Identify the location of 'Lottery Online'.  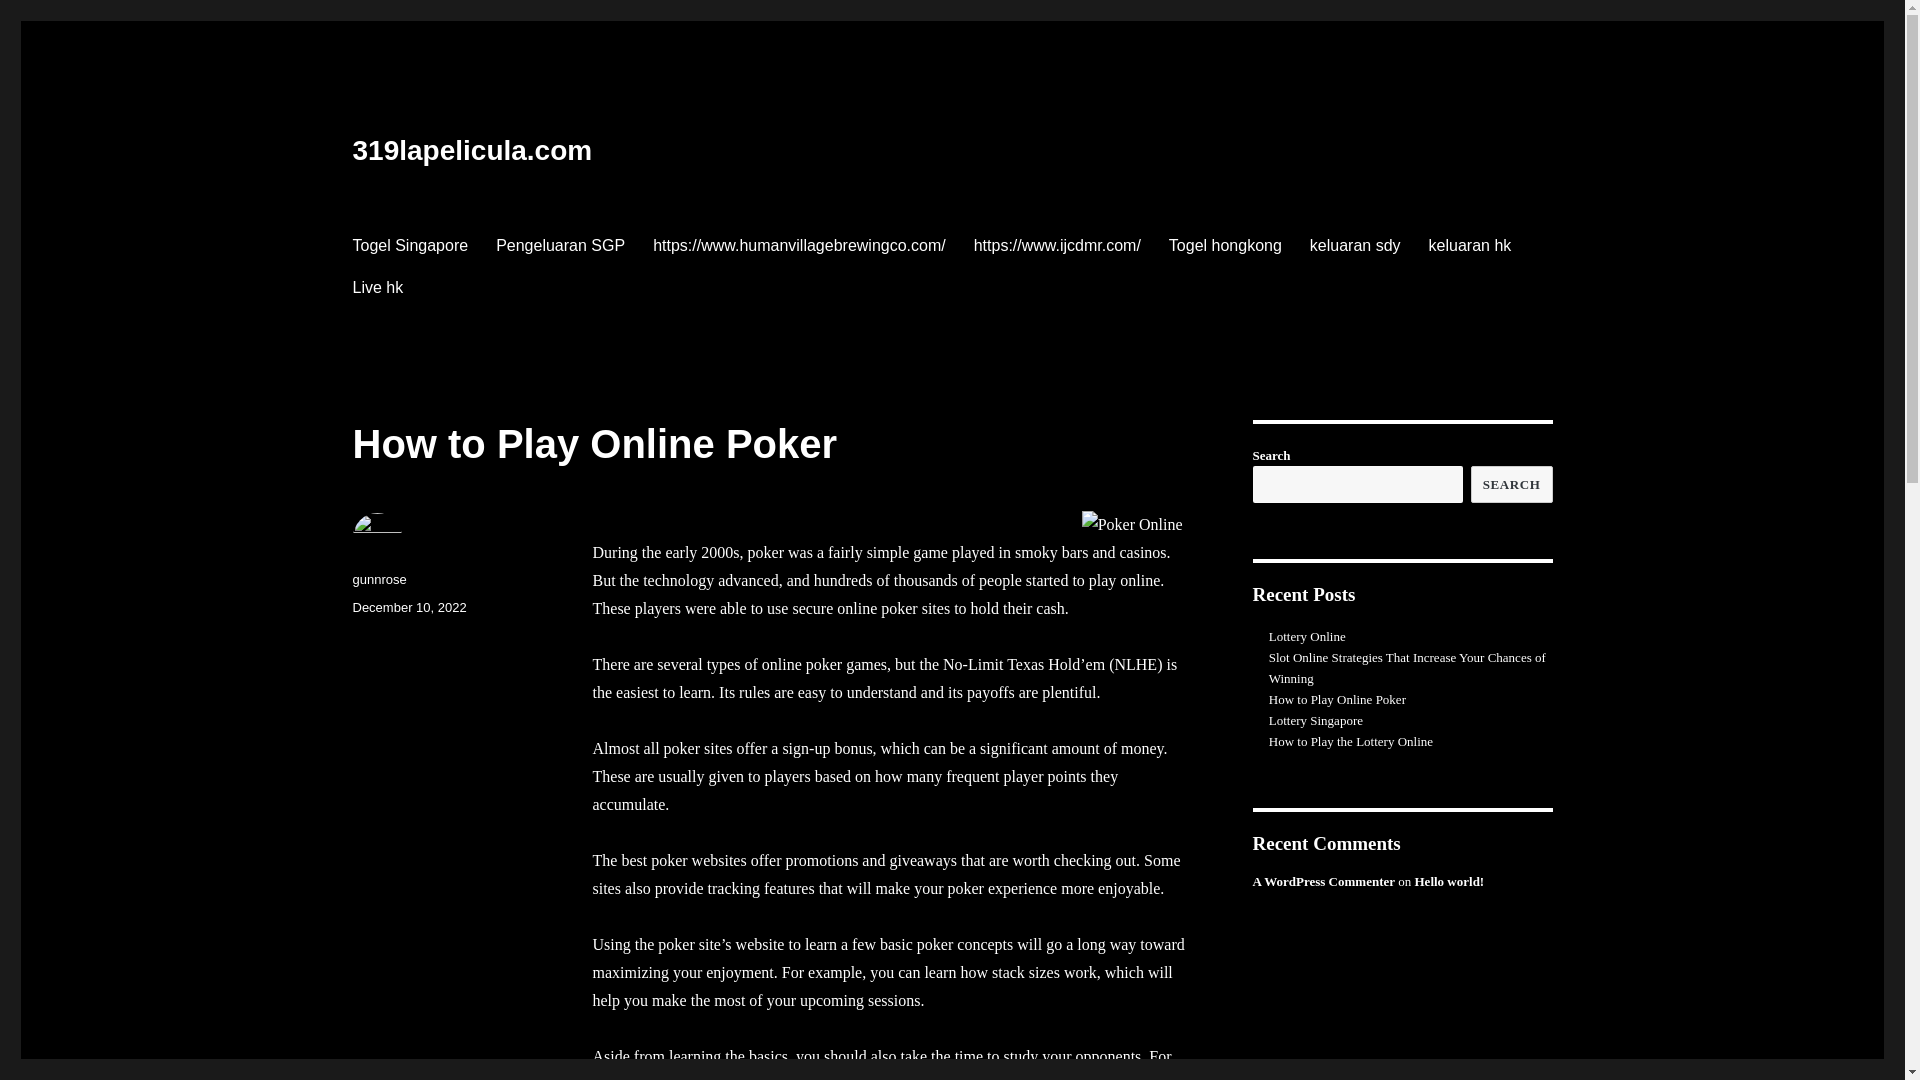
(1307, 636).